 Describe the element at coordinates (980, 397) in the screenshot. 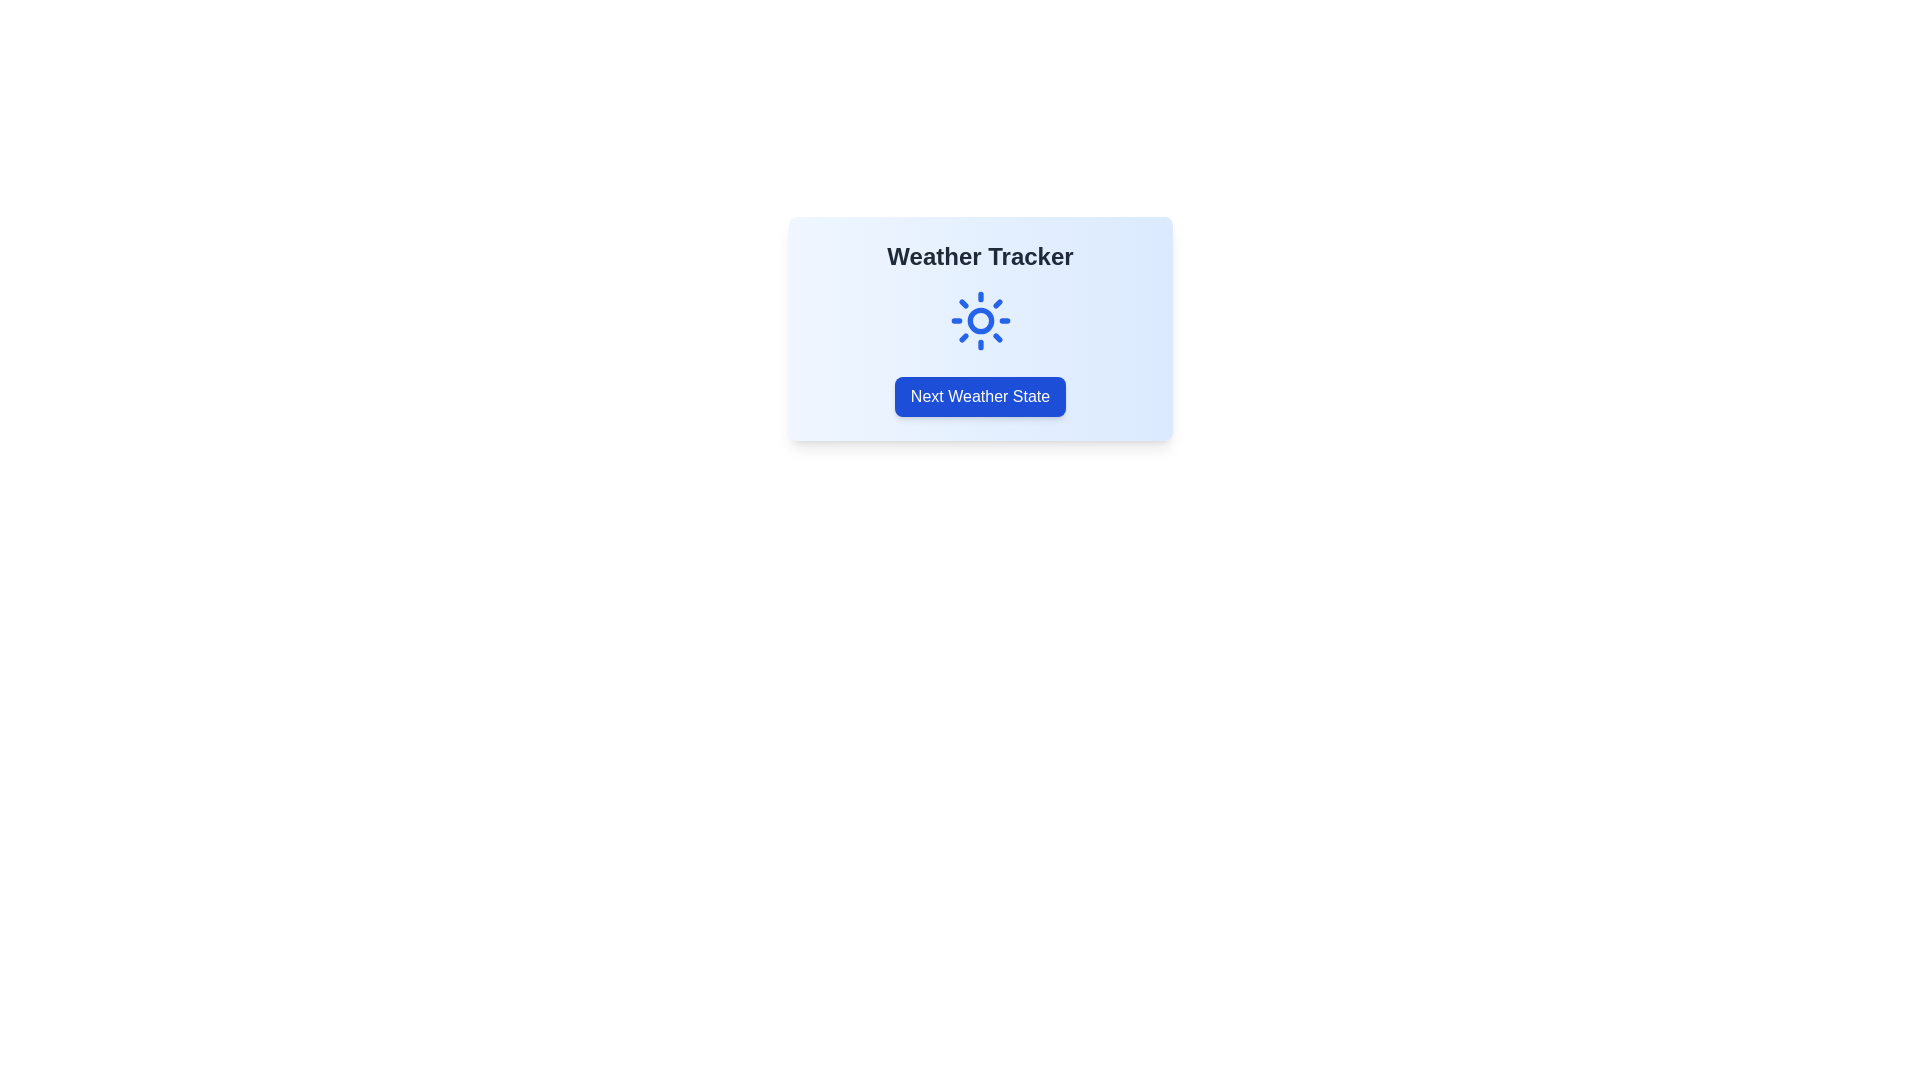

I see `the button located at the bottom segment of the weather tracker interface` at that location.